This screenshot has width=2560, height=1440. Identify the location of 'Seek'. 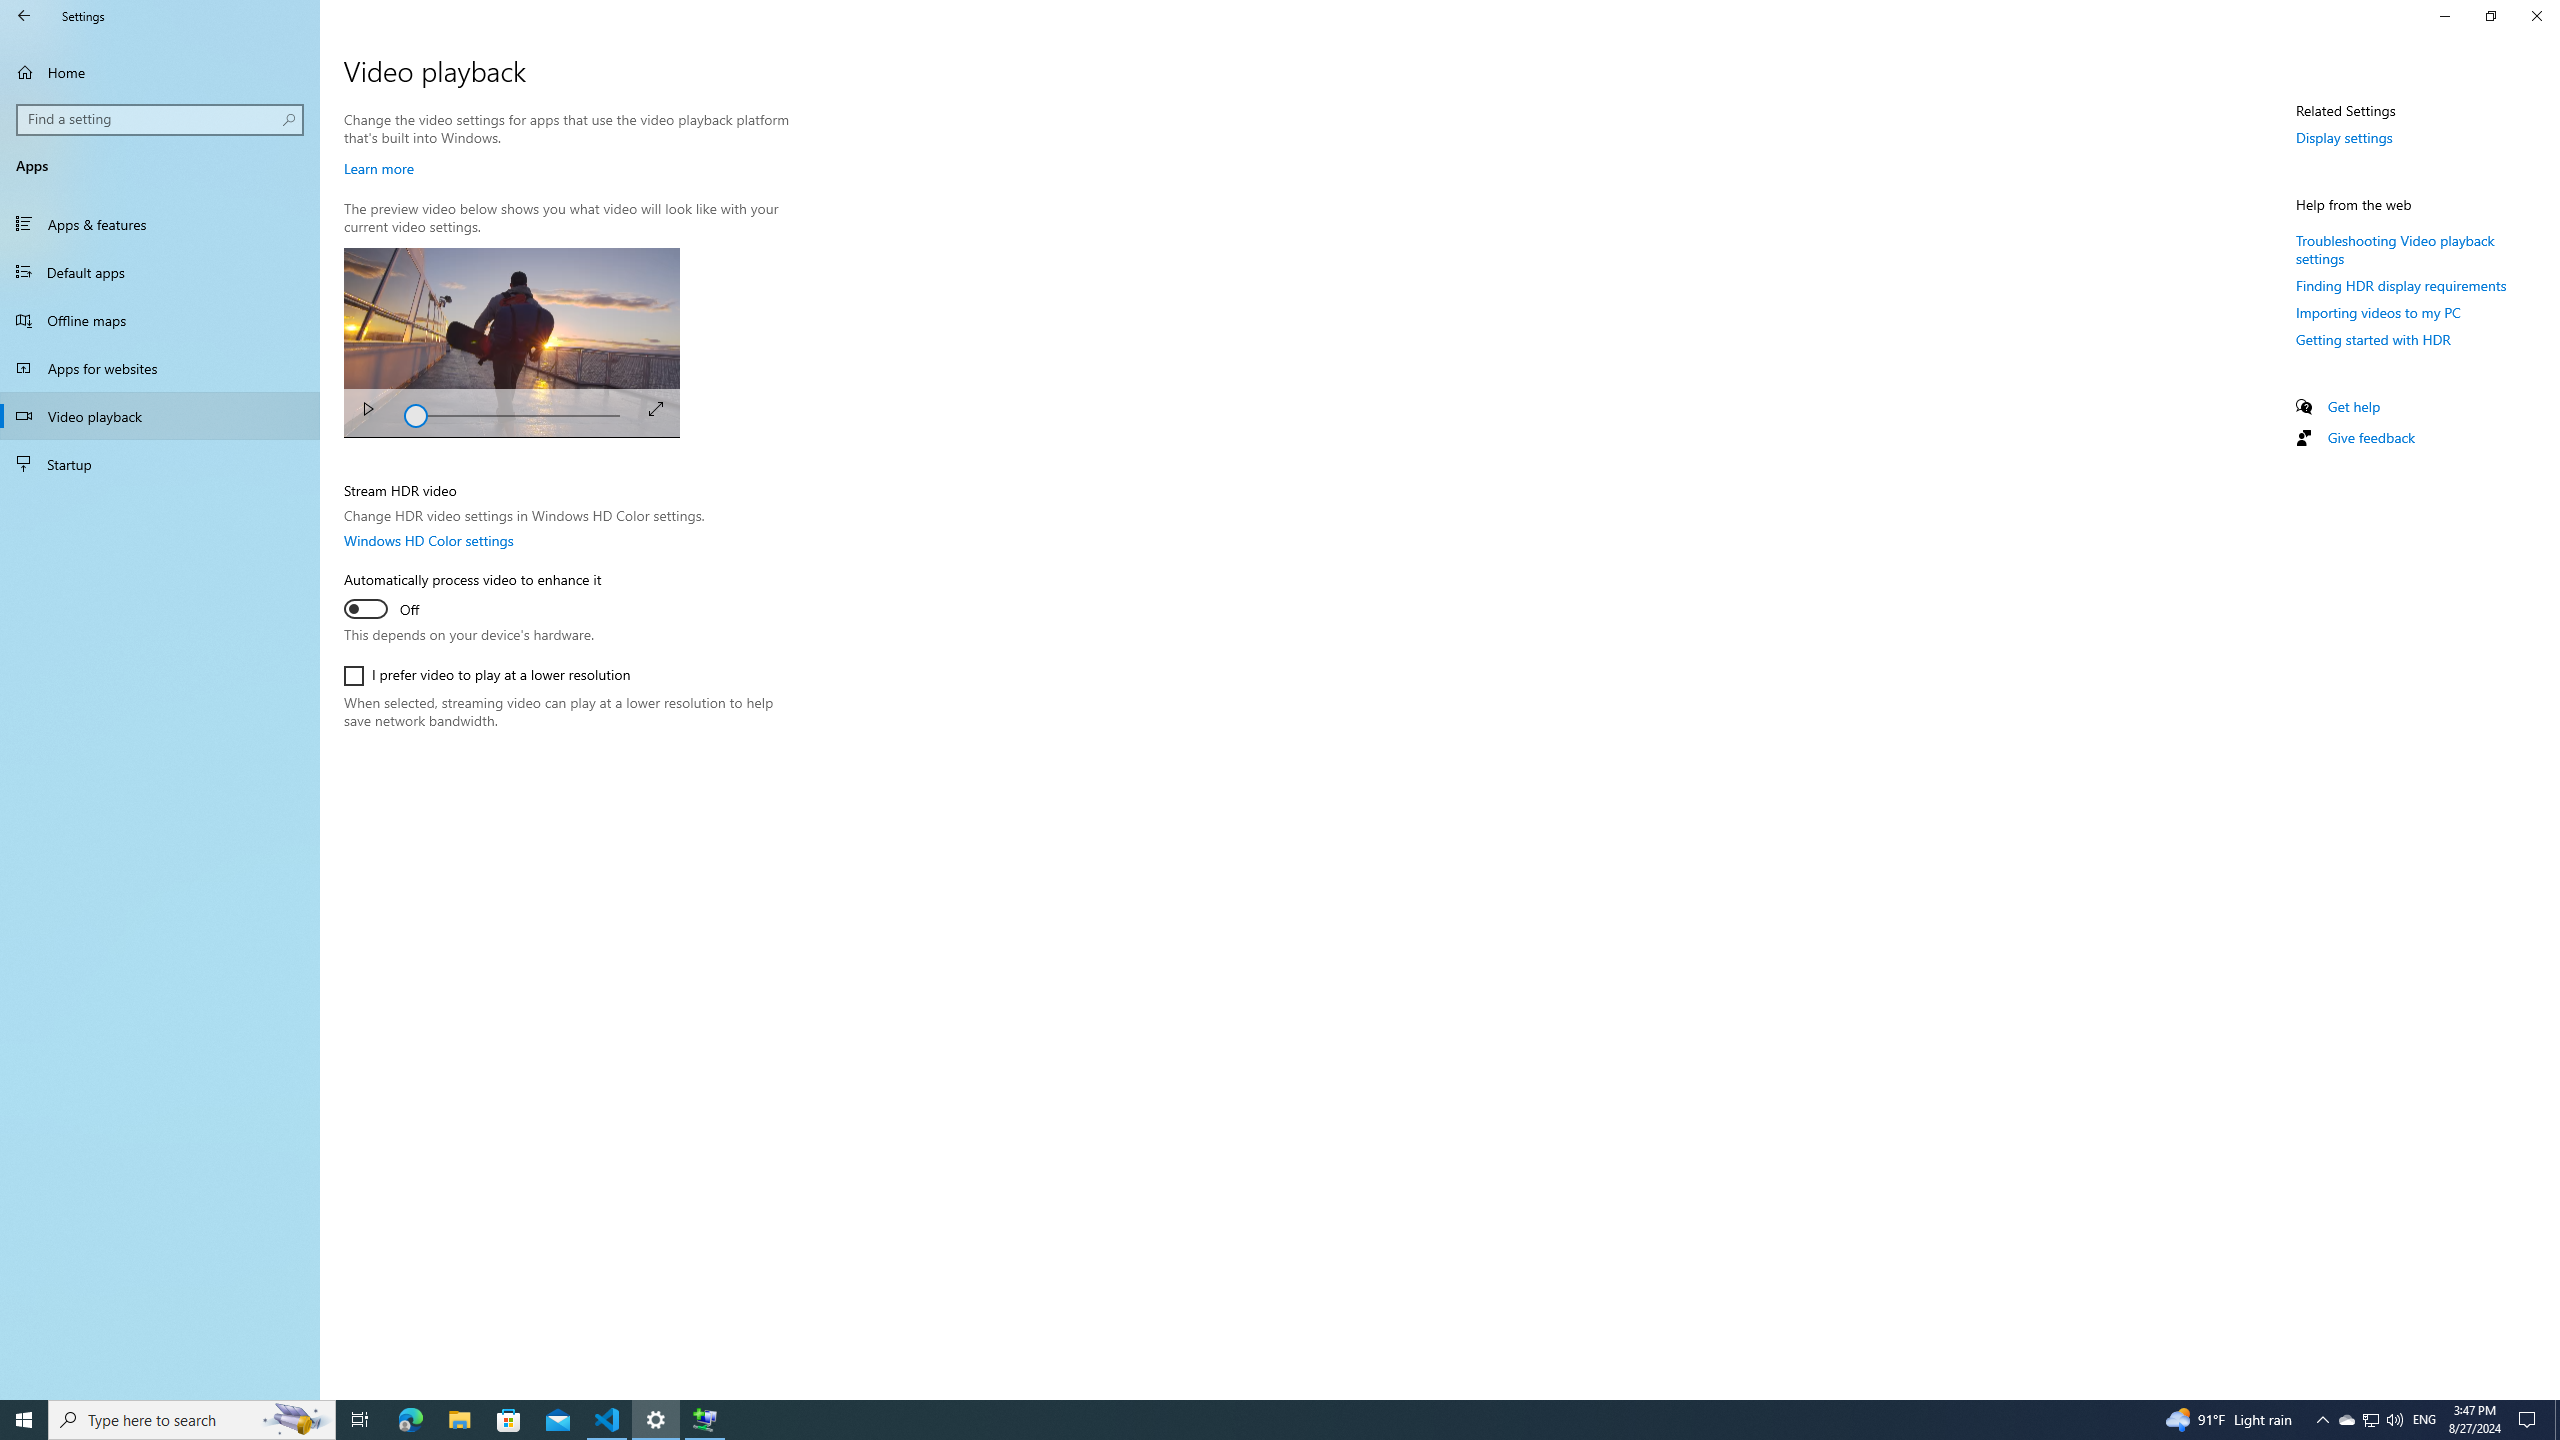
(511, 413).